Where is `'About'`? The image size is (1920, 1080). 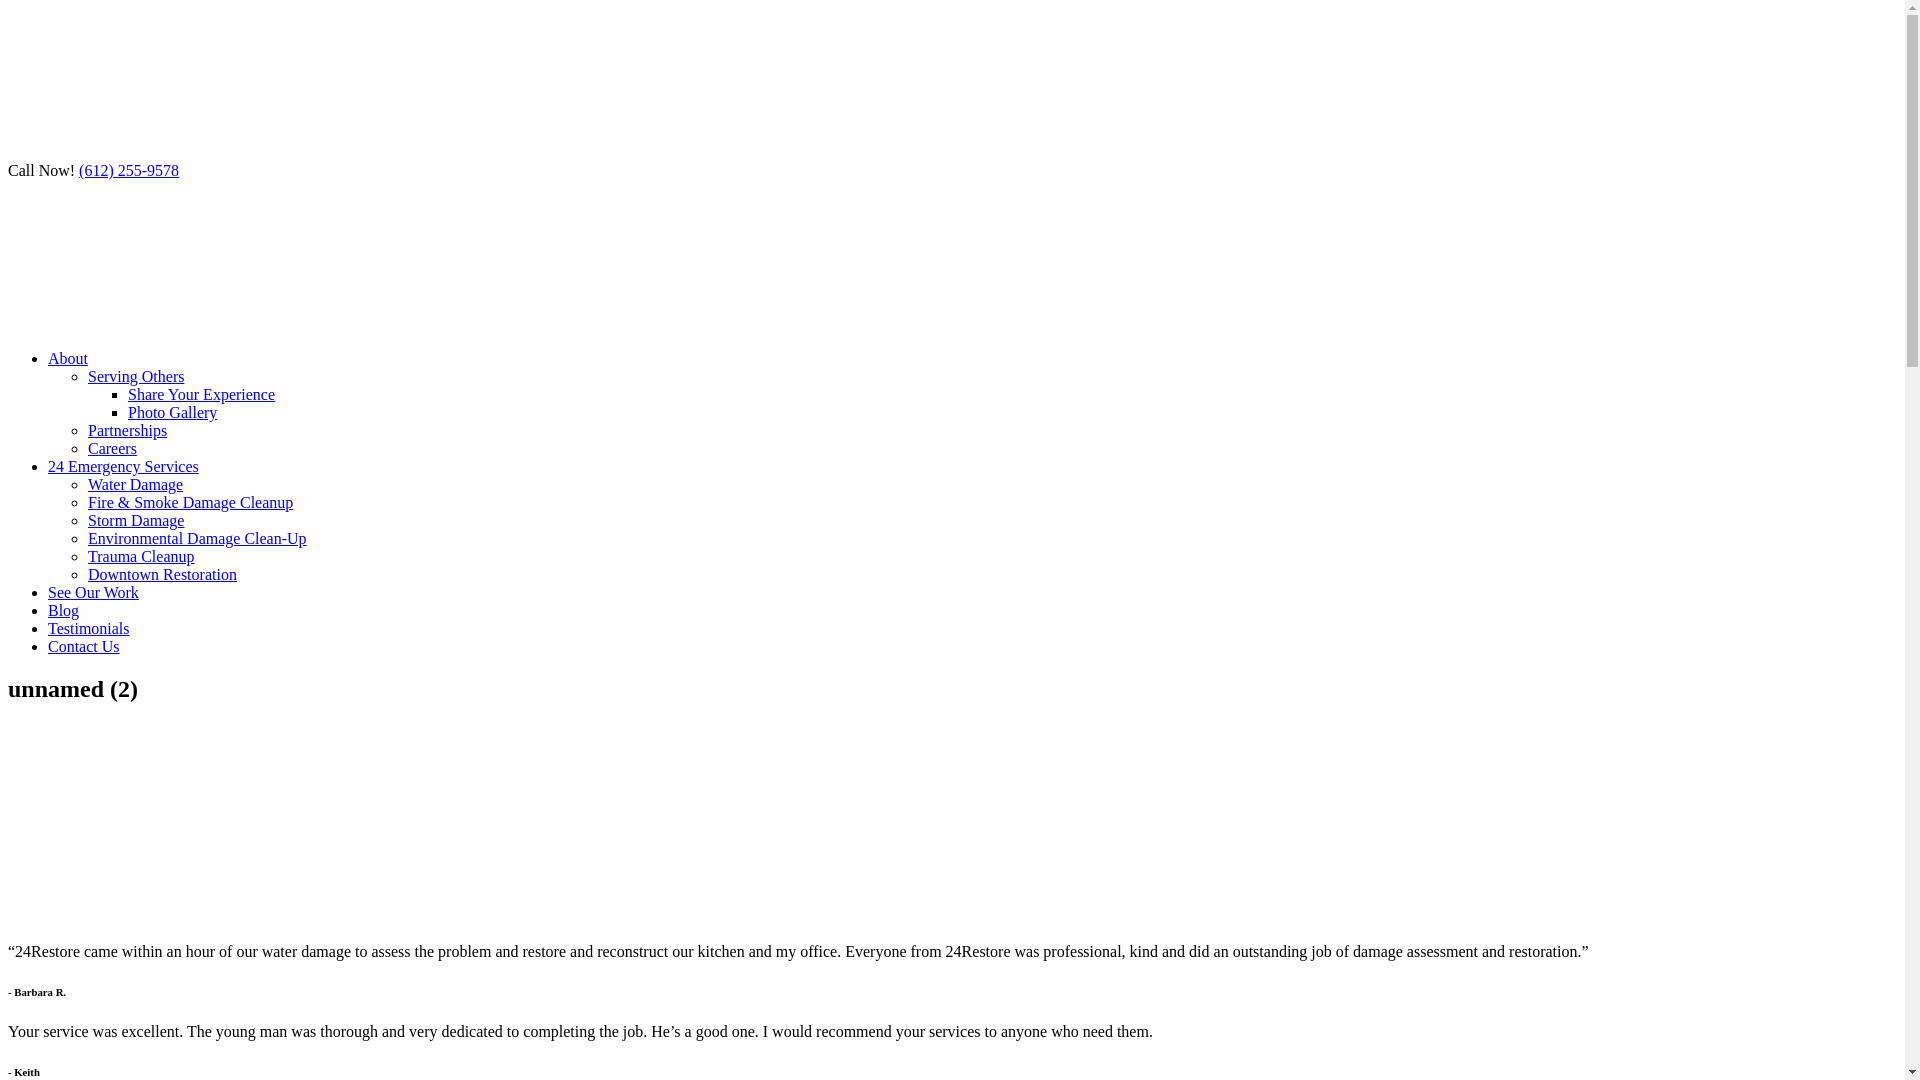 'About' is located at coordinates (67, 357).